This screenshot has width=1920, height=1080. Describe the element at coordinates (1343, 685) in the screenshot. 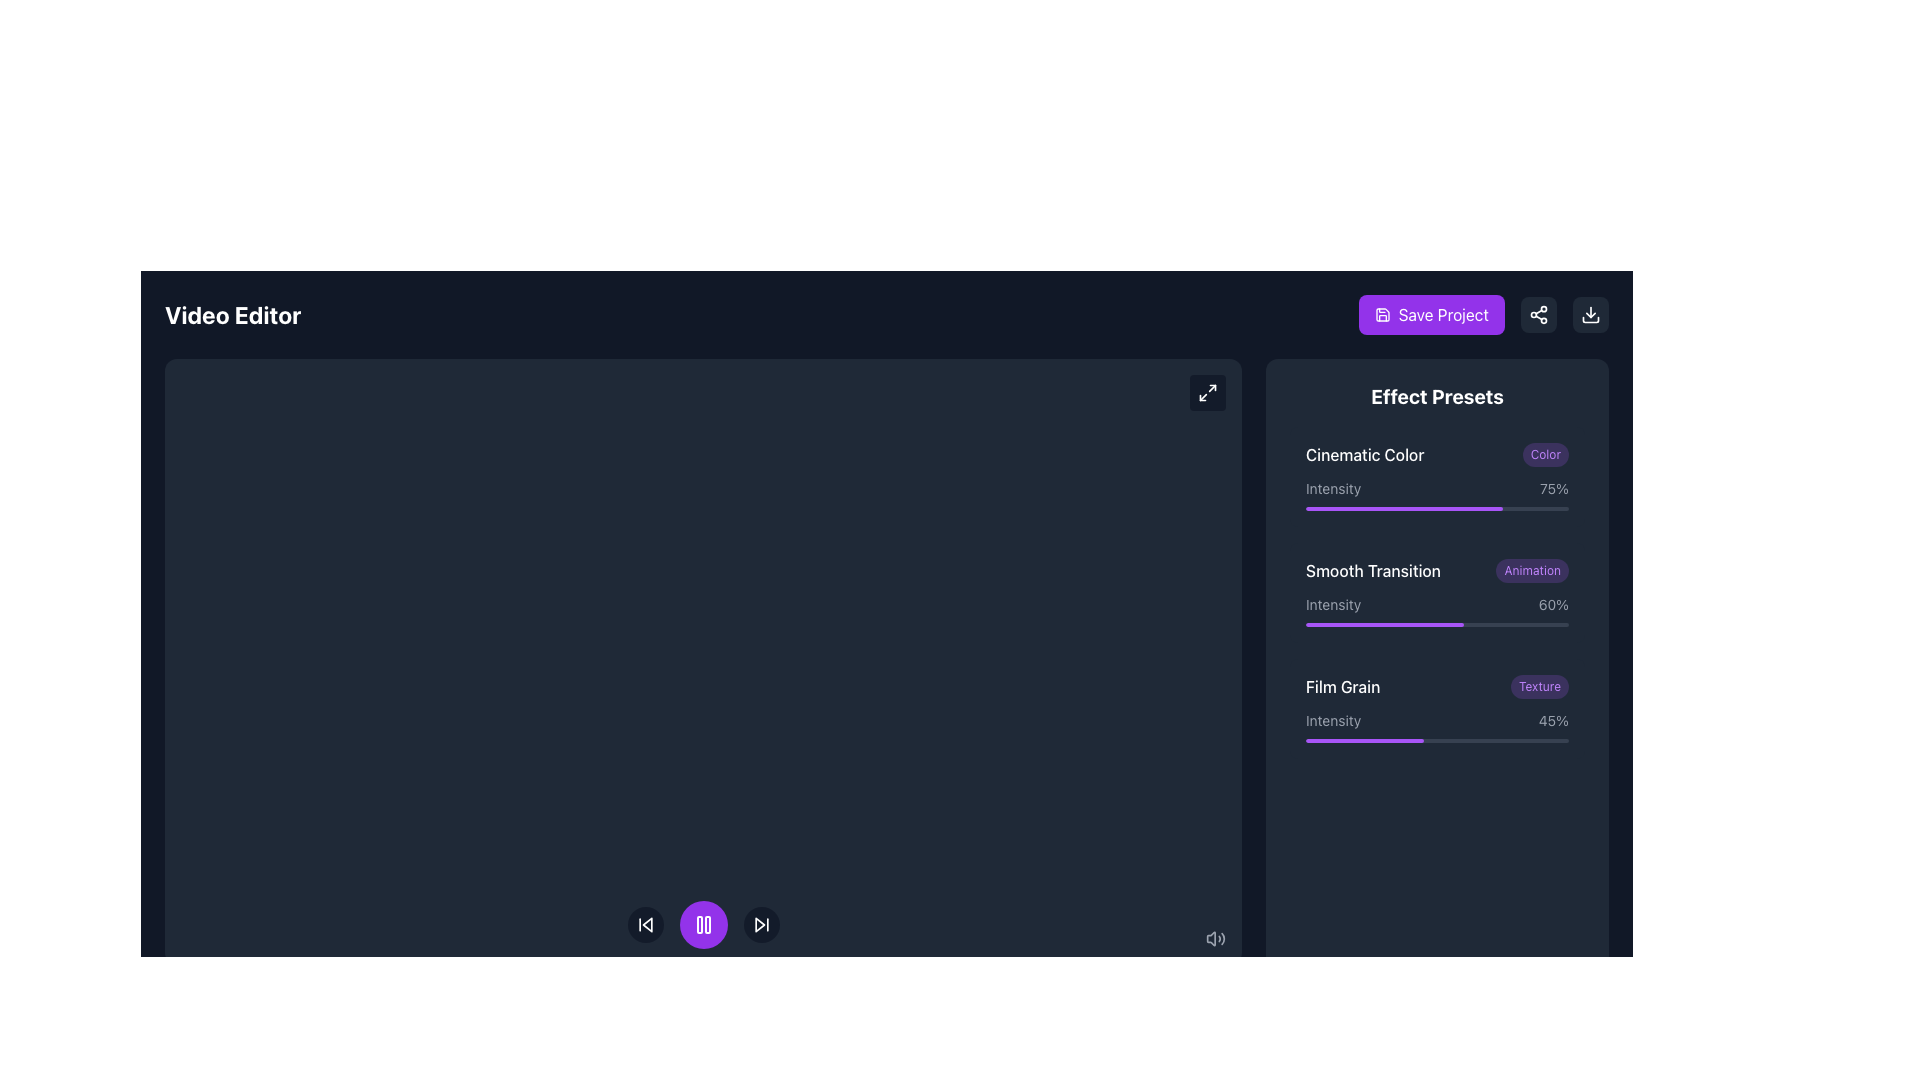

I see `the text label displaying 'Film Grain' in white, located under the 'Effect Presets' category on the right-hand side of the interface` at that location.